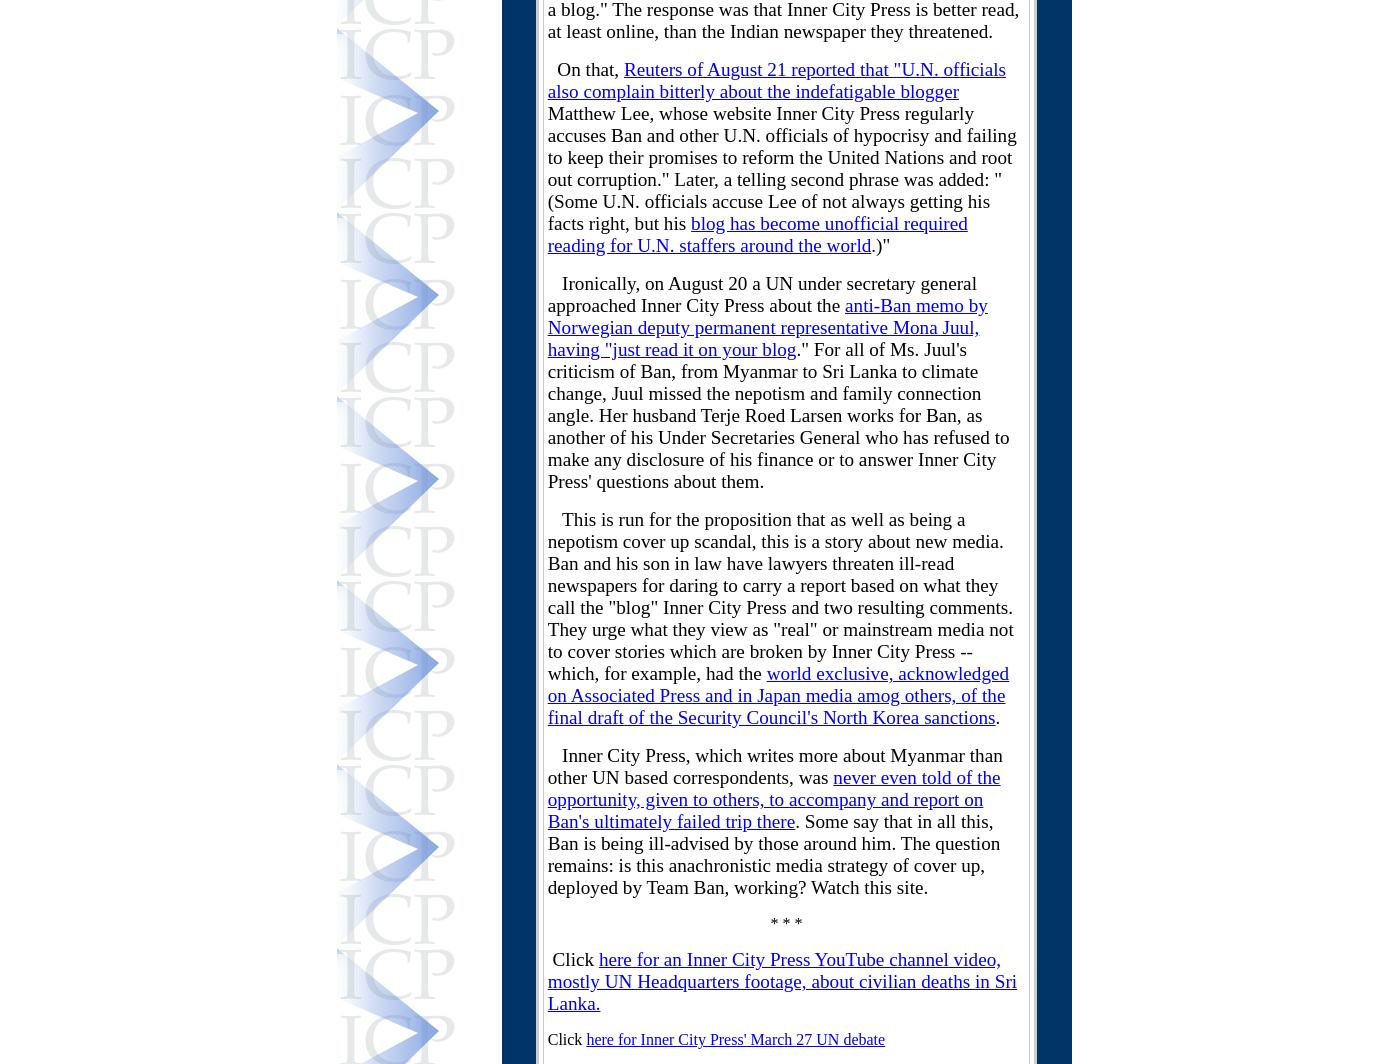 The image size is (1400, 1064). What do you see at coordinates (767, 327) in the screenshot?
I see `'anti-Ban
memo by Norwegian deputy permanent representative
Mona Juul, having "just read it on your blog'` at bounding box center [767, 327].